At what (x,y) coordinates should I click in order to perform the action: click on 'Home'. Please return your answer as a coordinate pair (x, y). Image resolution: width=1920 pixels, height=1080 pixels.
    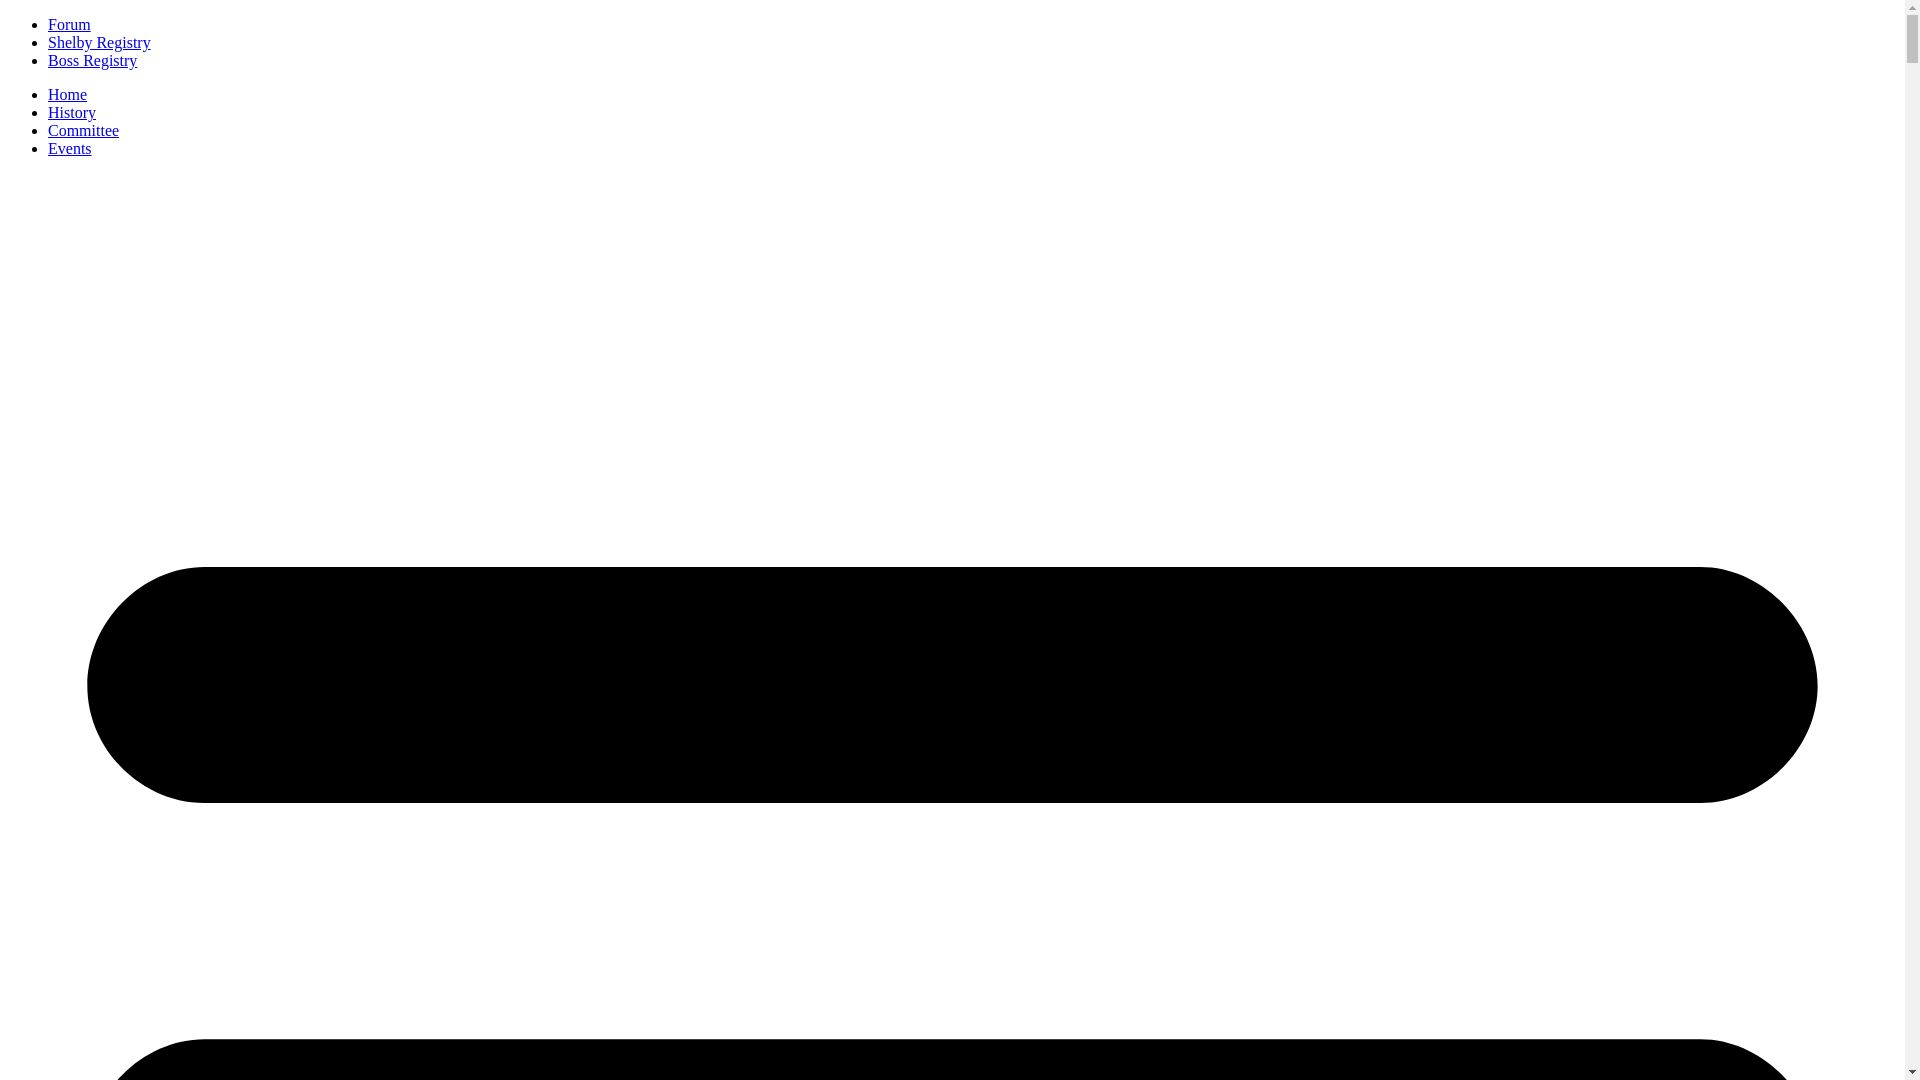
    Looking at the image, I should click on (67, 94).